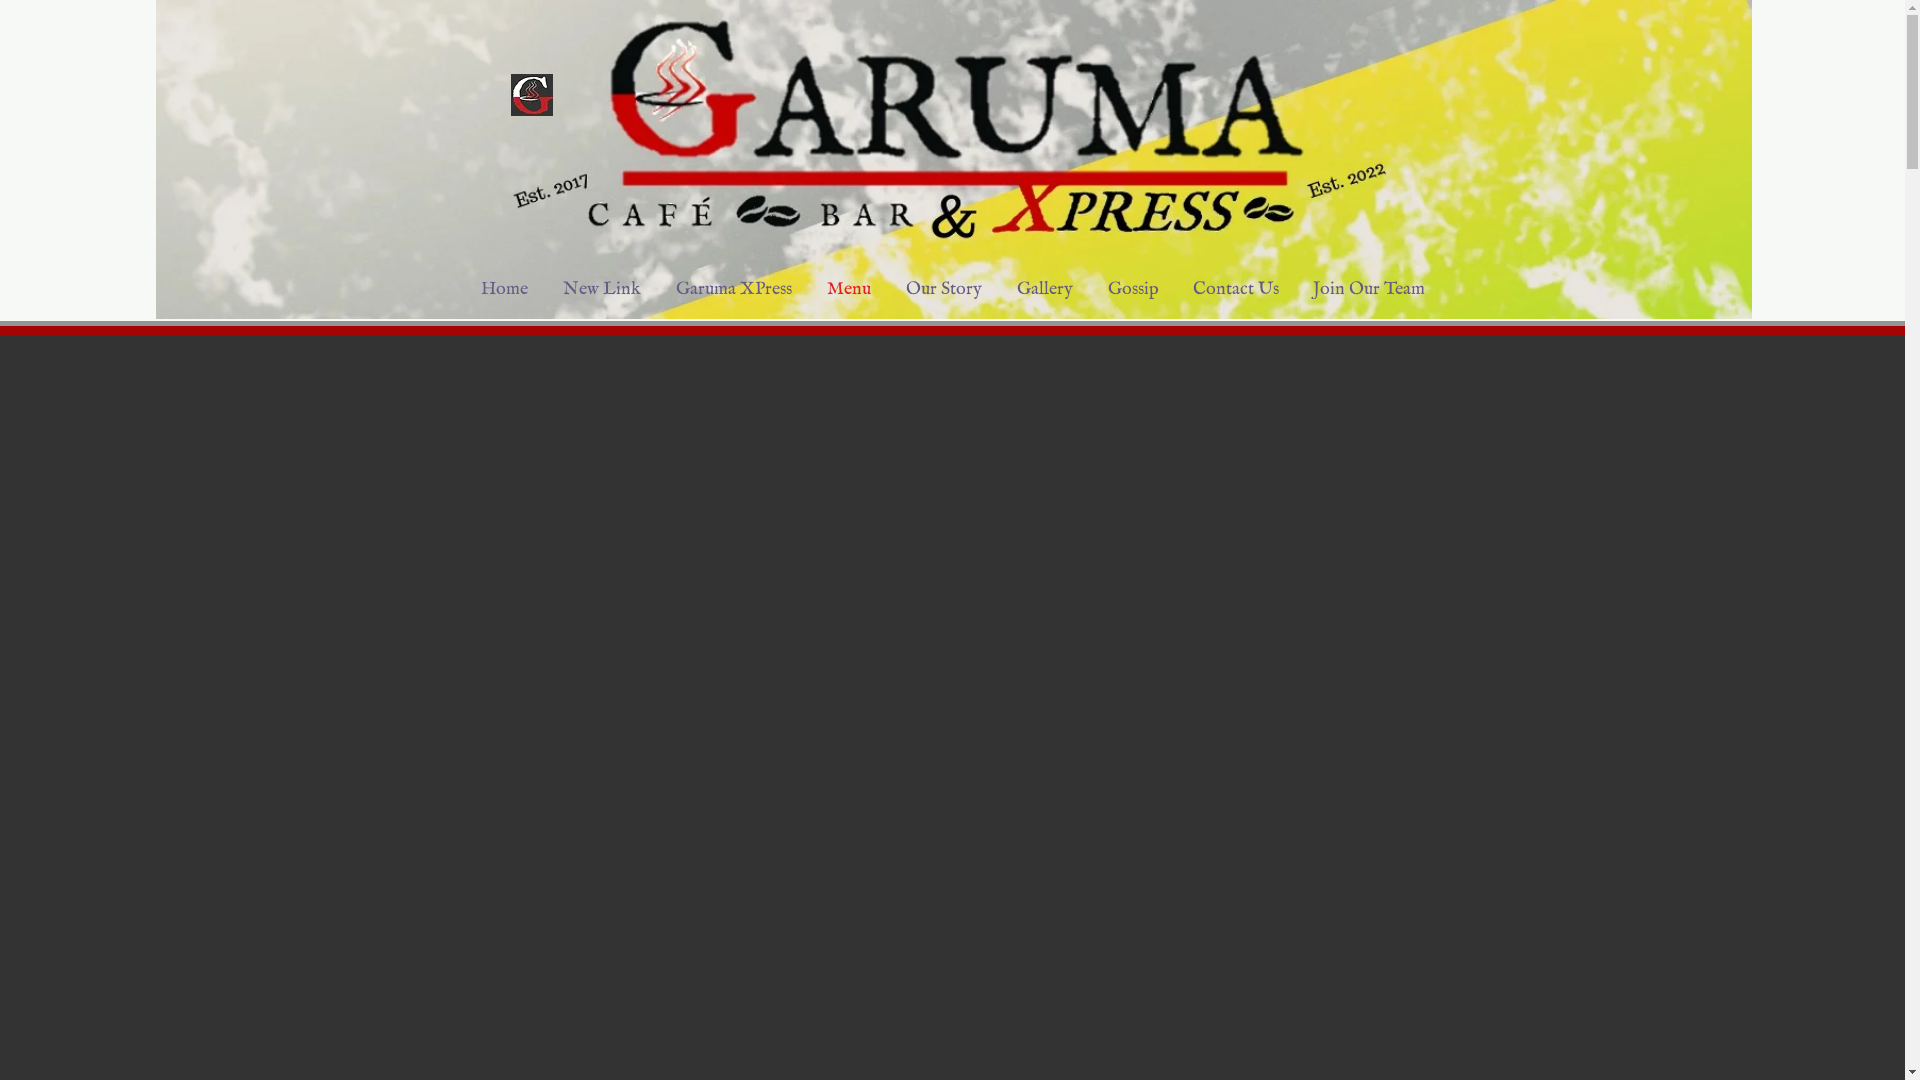 Image resolution: width=1920 pixels, height=1080 pixels. Describe the element at coordinates (1367, 289) in the screenshot. I see `'Join Our Team'` at that location.